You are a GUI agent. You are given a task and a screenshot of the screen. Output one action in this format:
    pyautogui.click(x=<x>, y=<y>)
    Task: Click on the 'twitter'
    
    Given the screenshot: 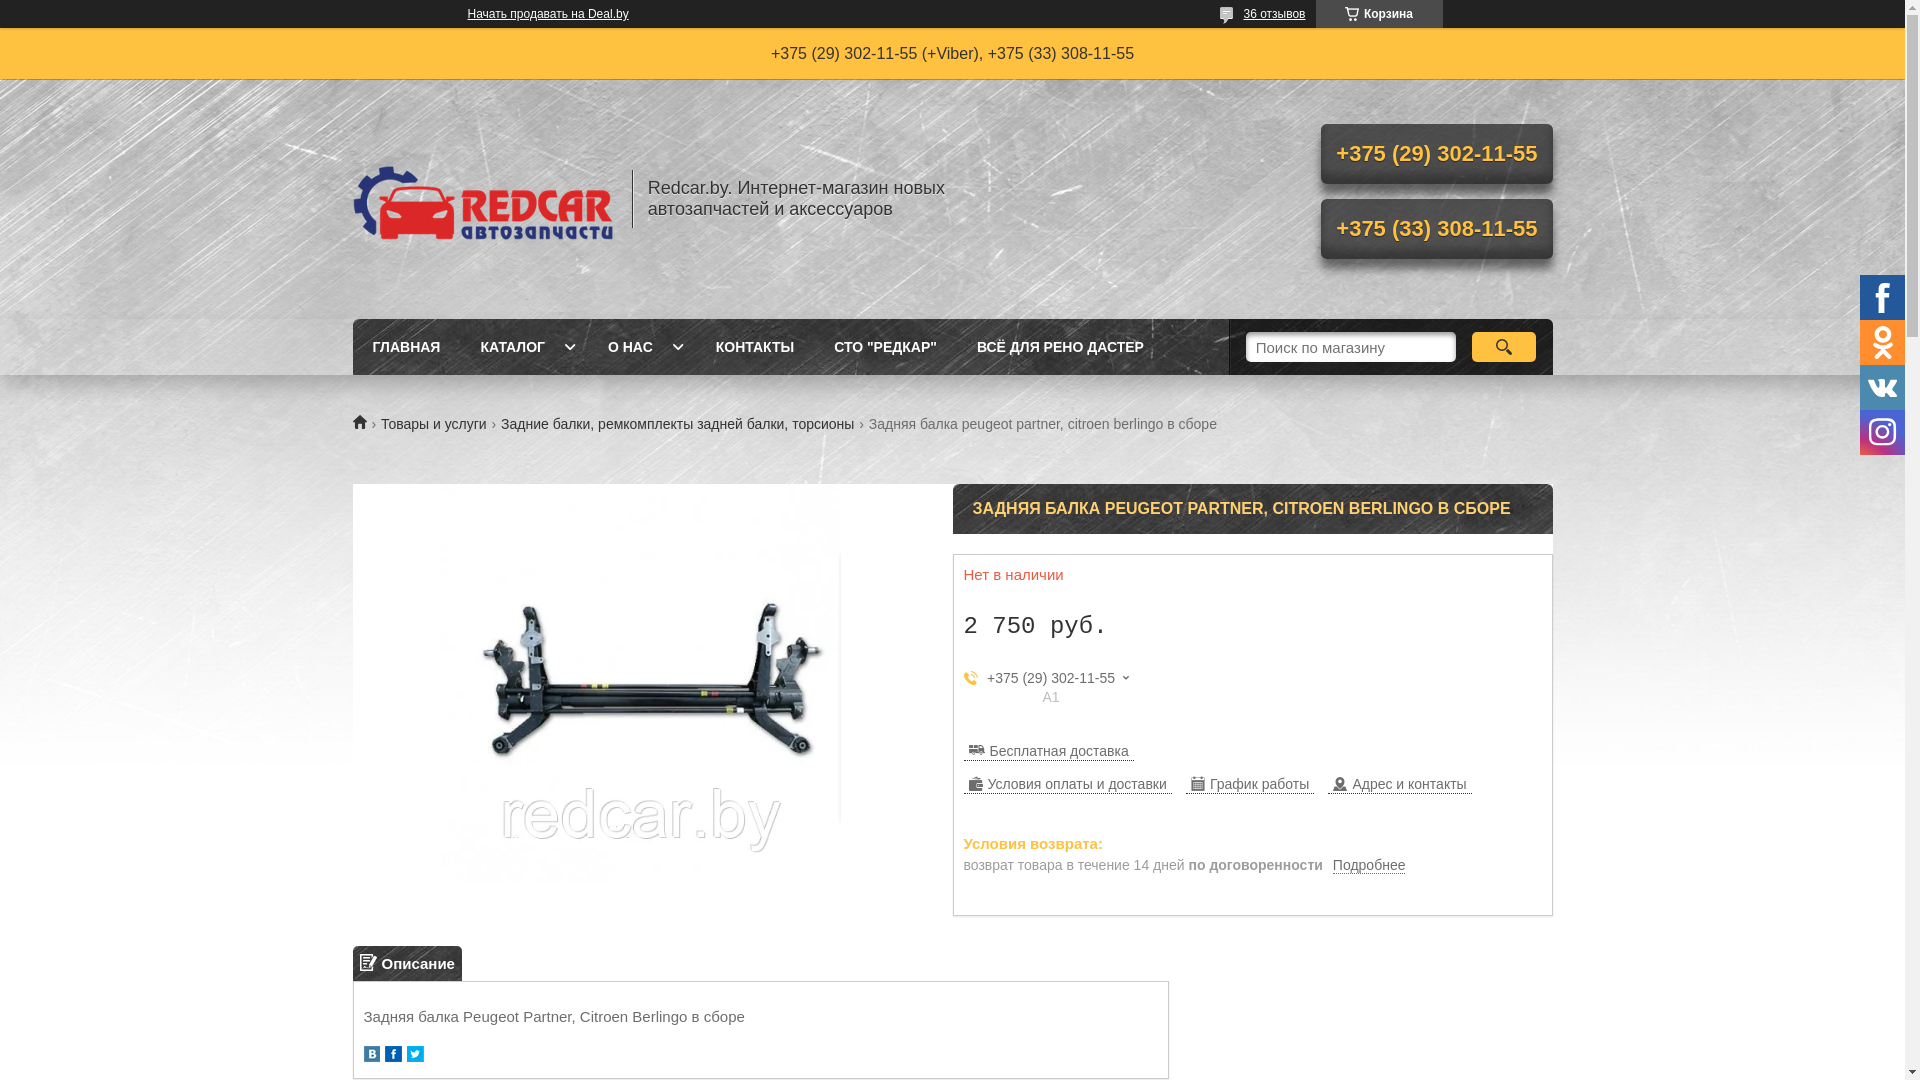 What is the action you would take?
    pyautogui.click(x=405, y=1055)
    